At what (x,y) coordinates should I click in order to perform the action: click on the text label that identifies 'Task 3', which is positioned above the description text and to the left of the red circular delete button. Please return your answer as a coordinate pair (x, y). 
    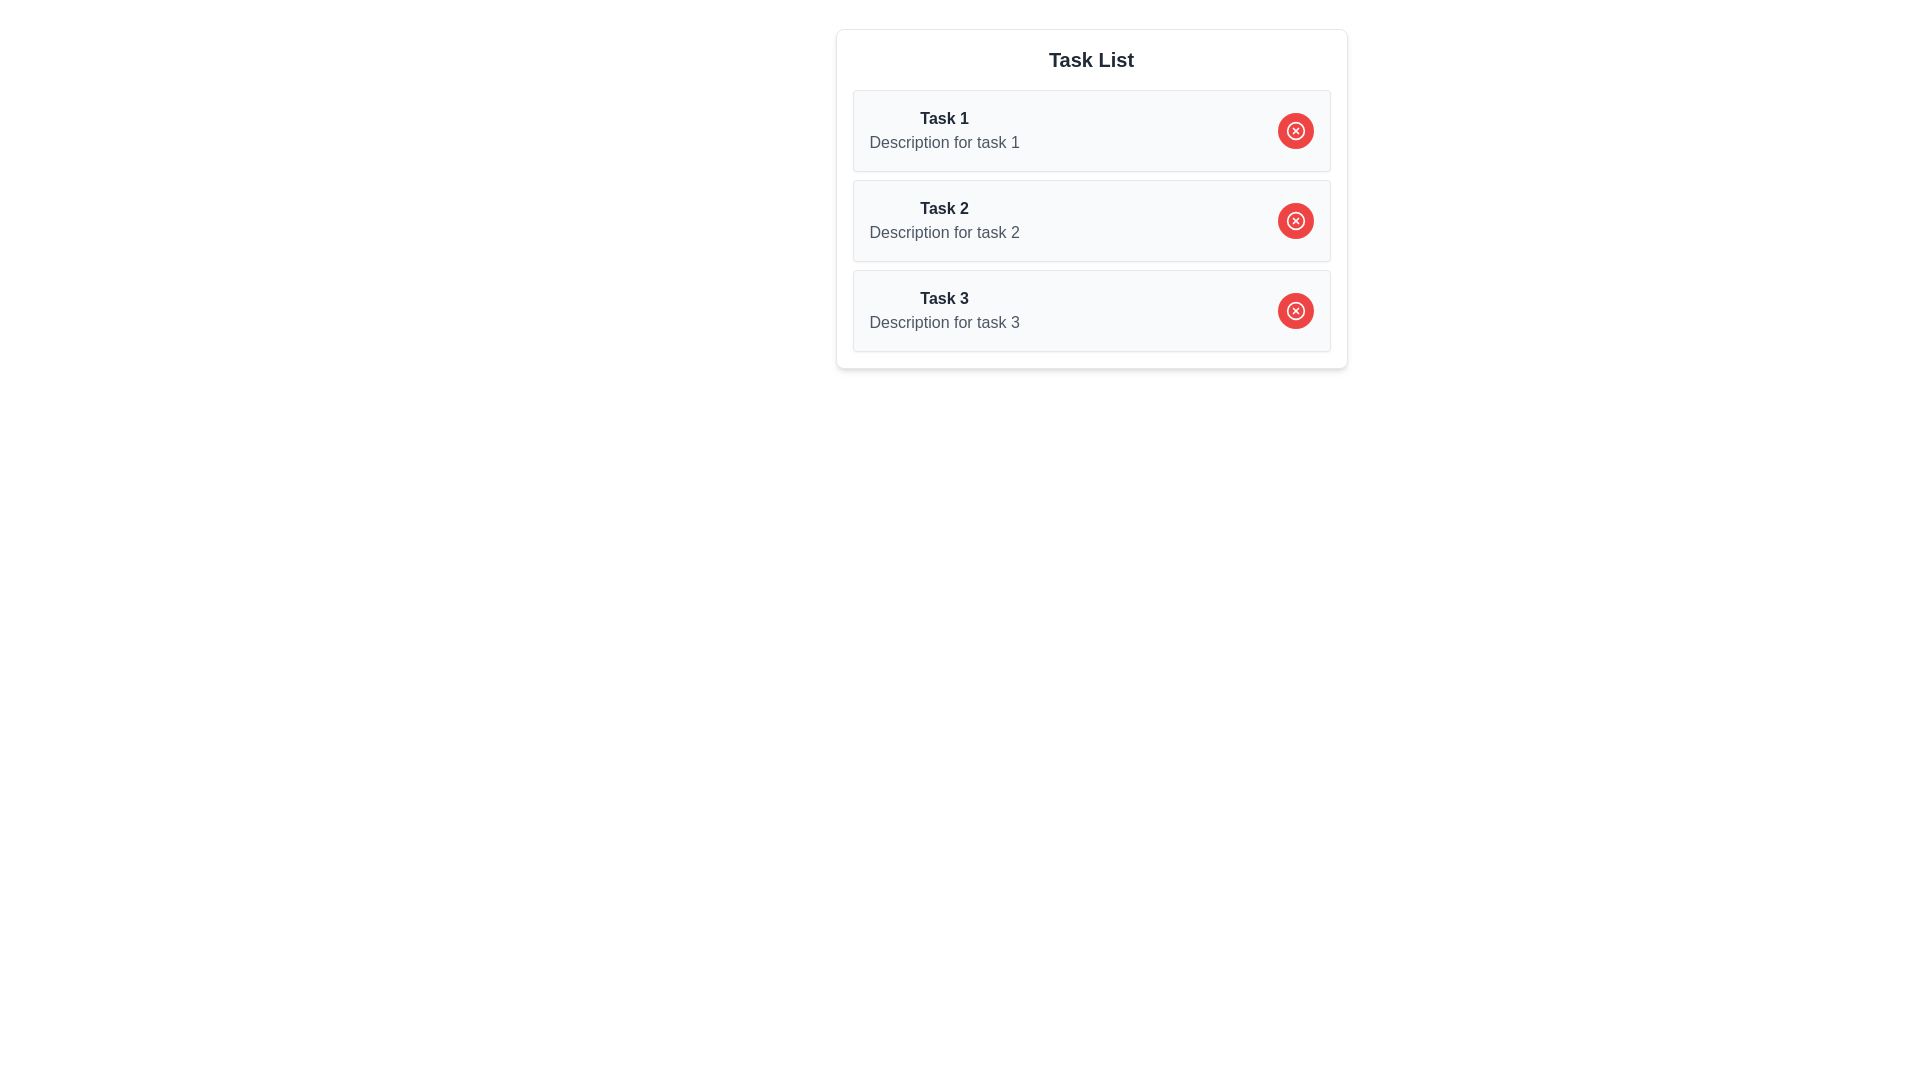
    Looking at the image, I should click on (943, 299).